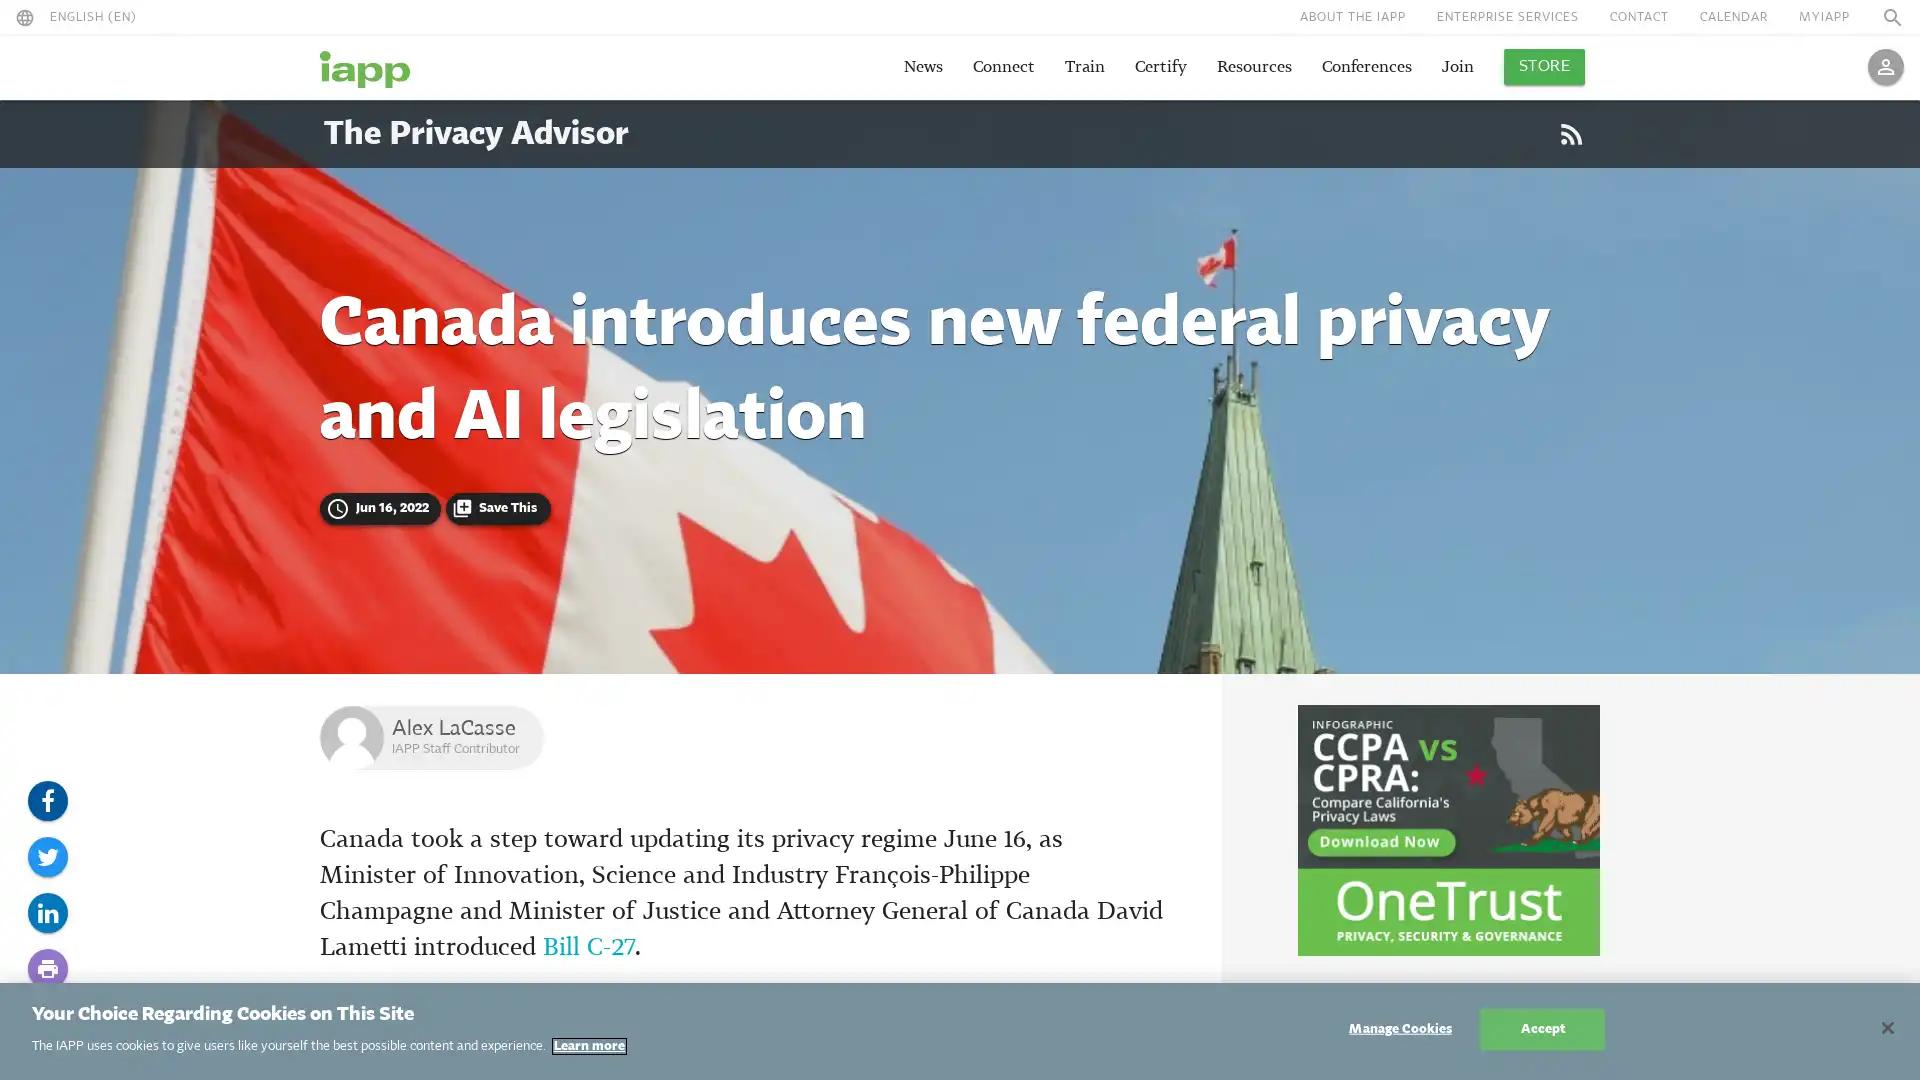 This screenshot has height=1080, width=1920. I want to click on Close, so click(1886, 1028).